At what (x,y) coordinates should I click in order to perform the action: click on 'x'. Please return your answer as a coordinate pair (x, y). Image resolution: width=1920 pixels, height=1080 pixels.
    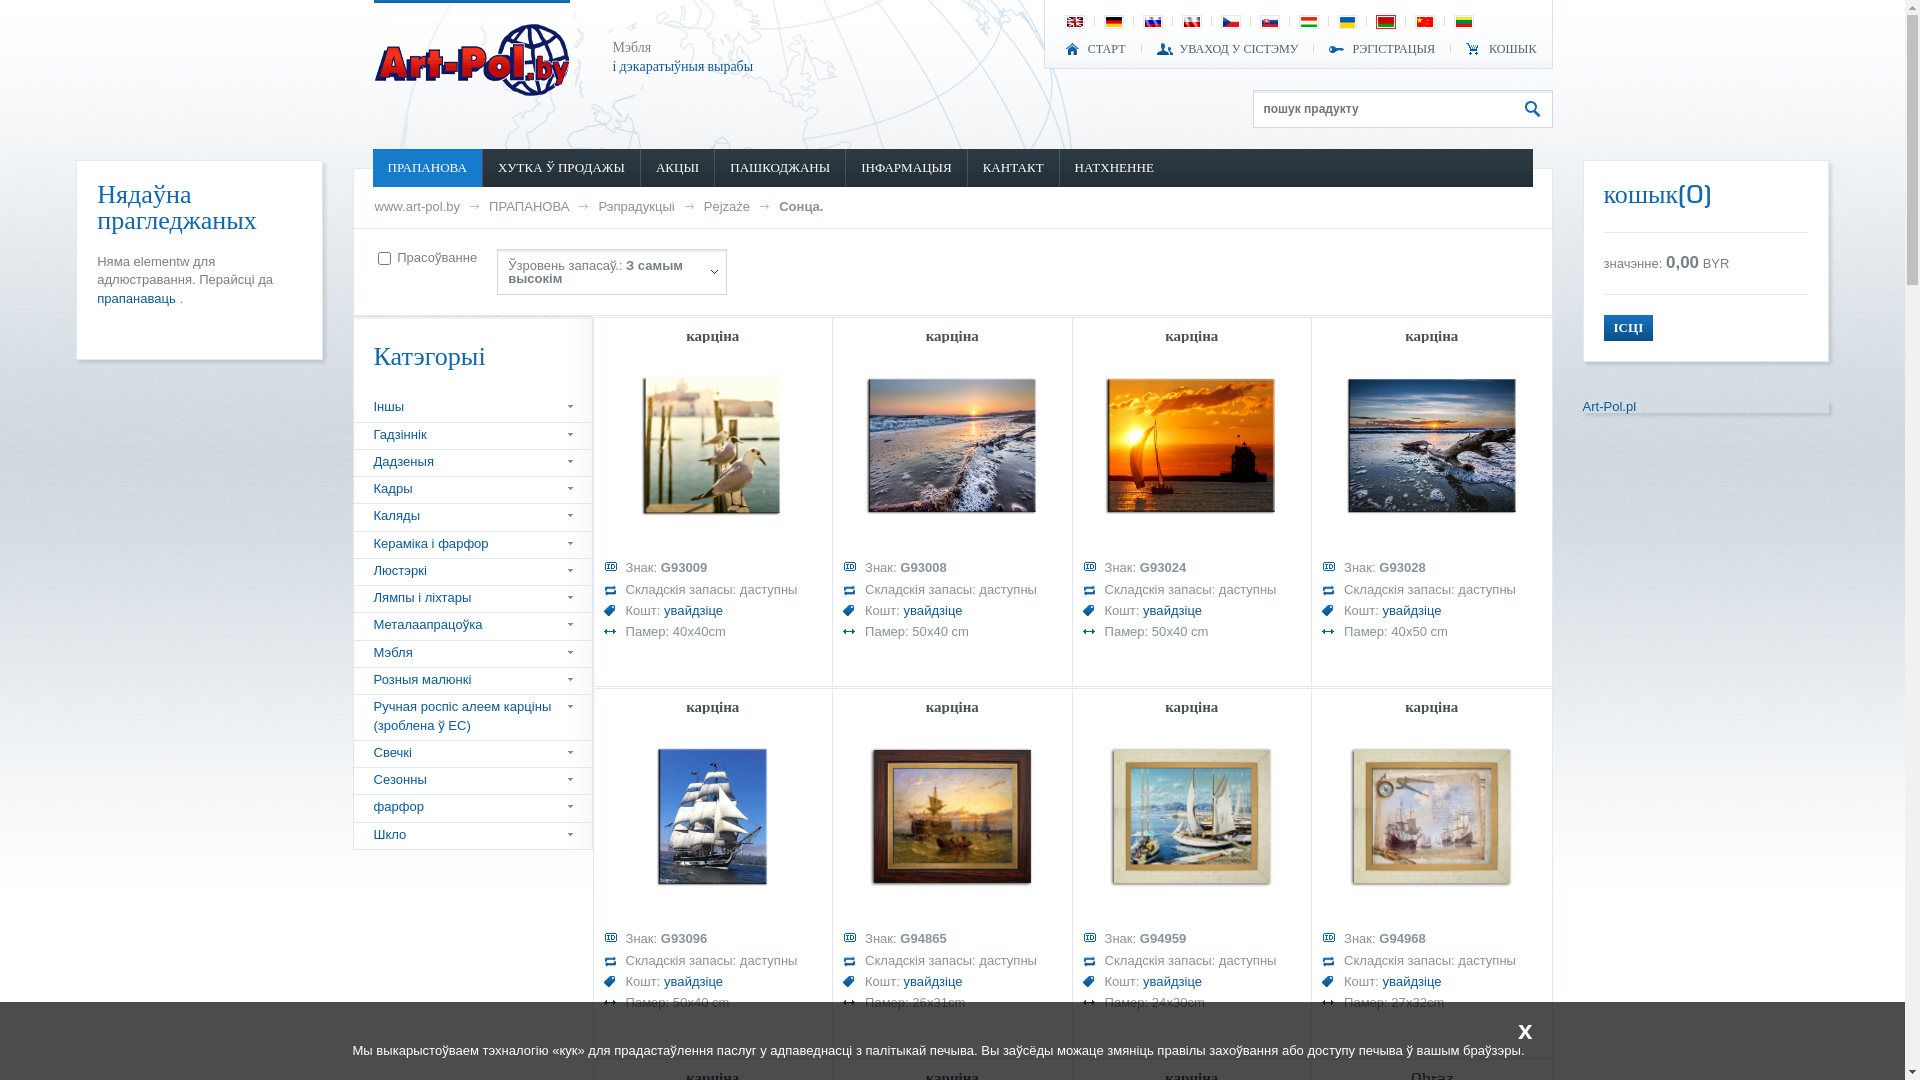
    Looking at the image, I should click on (1507, 1029).